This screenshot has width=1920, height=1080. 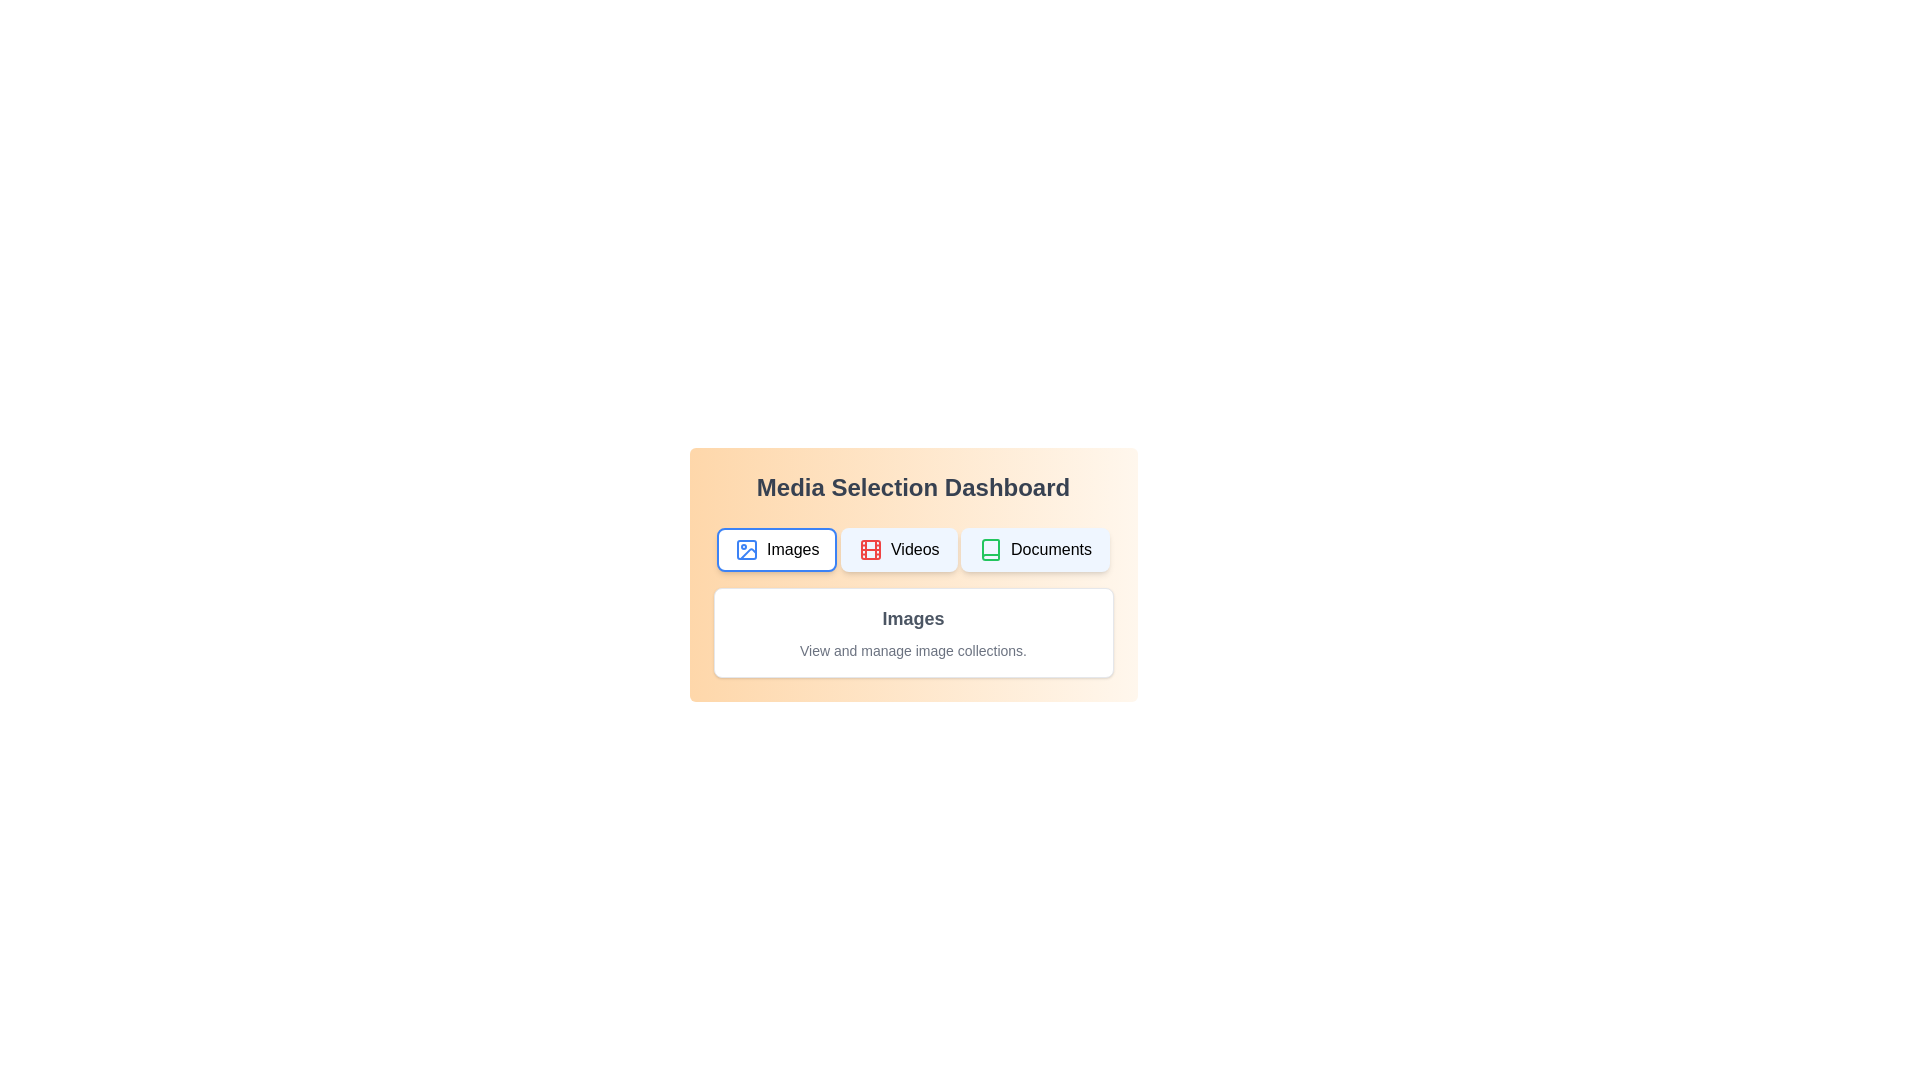 I want to click on the 'Images' button located on the far left of the first row in the Media Selection Dashboard, so click(x=776, y=550).